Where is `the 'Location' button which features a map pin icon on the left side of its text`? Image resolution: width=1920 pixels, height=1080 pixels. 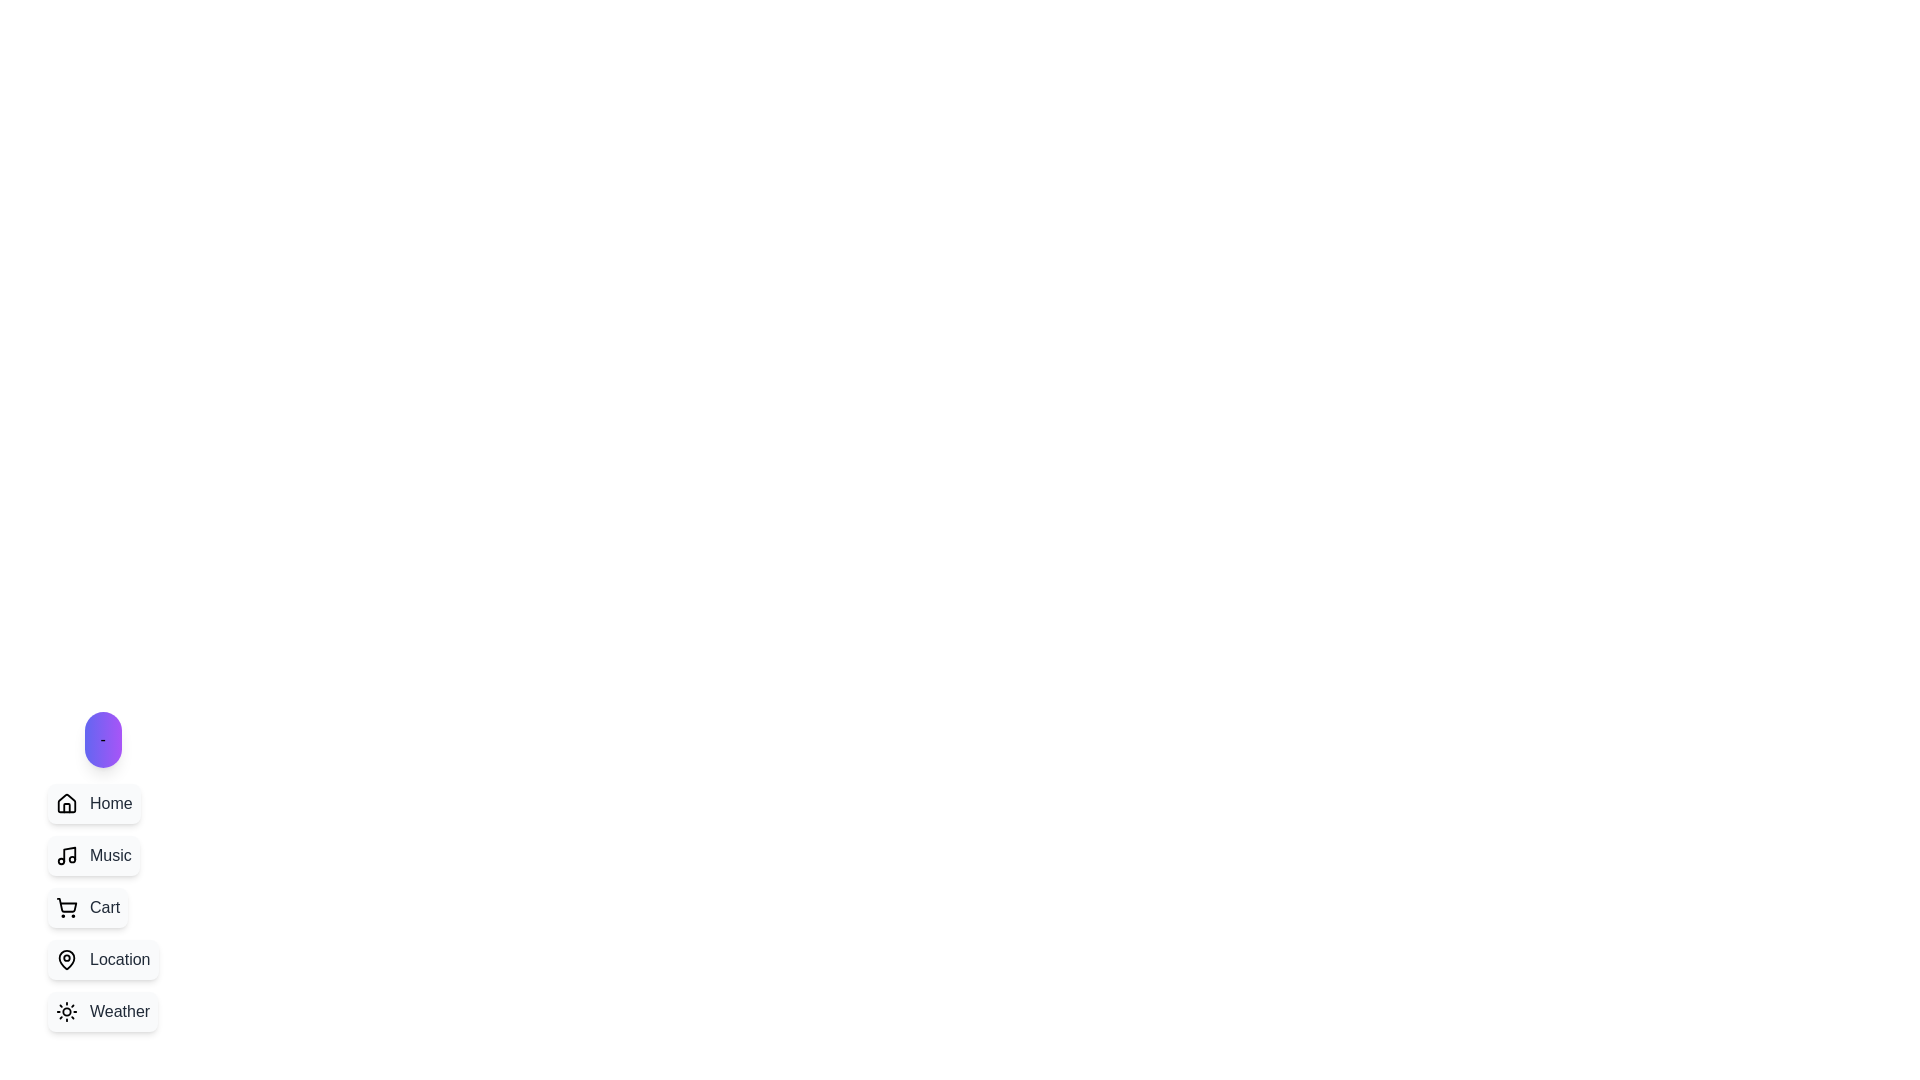 the 'Location' button which features a map pin icon on the left side of its text is located at coordinates (67, 959).